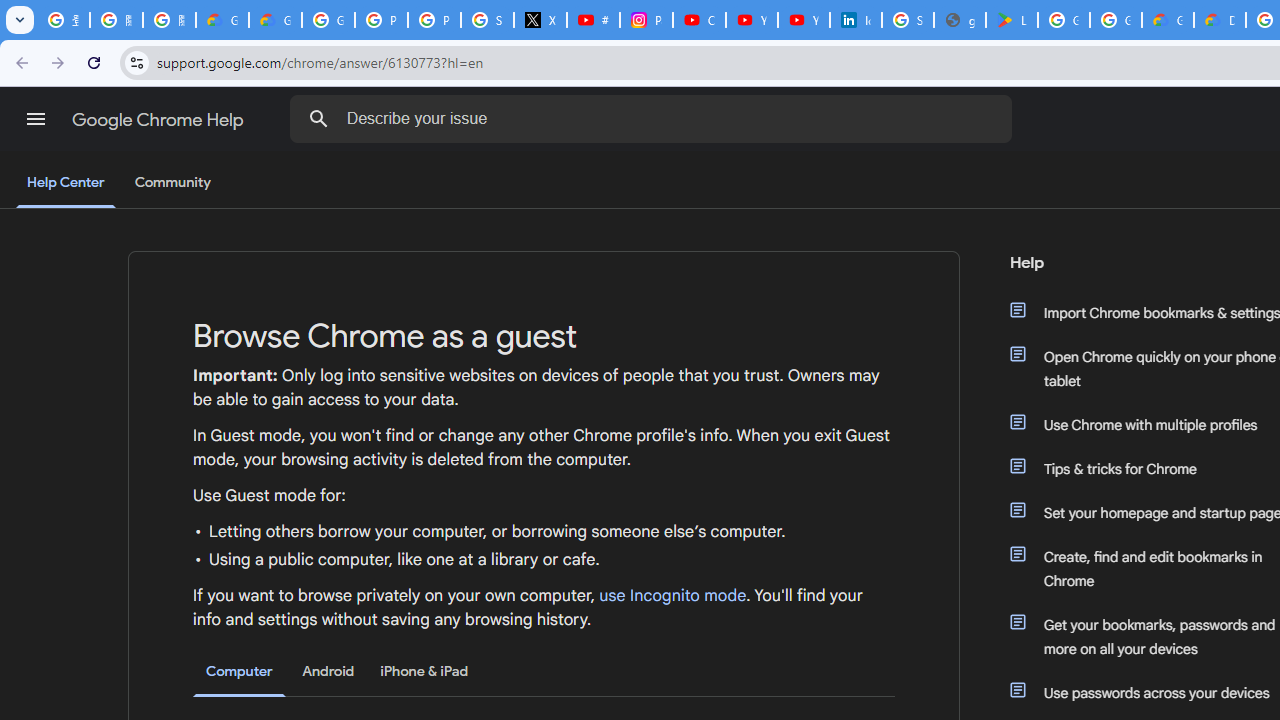 This screenshot has width=1280, height=720. Describe the element at coordinates (654, 118) in the screenshot. I see `'Describe your issue'` at that location.